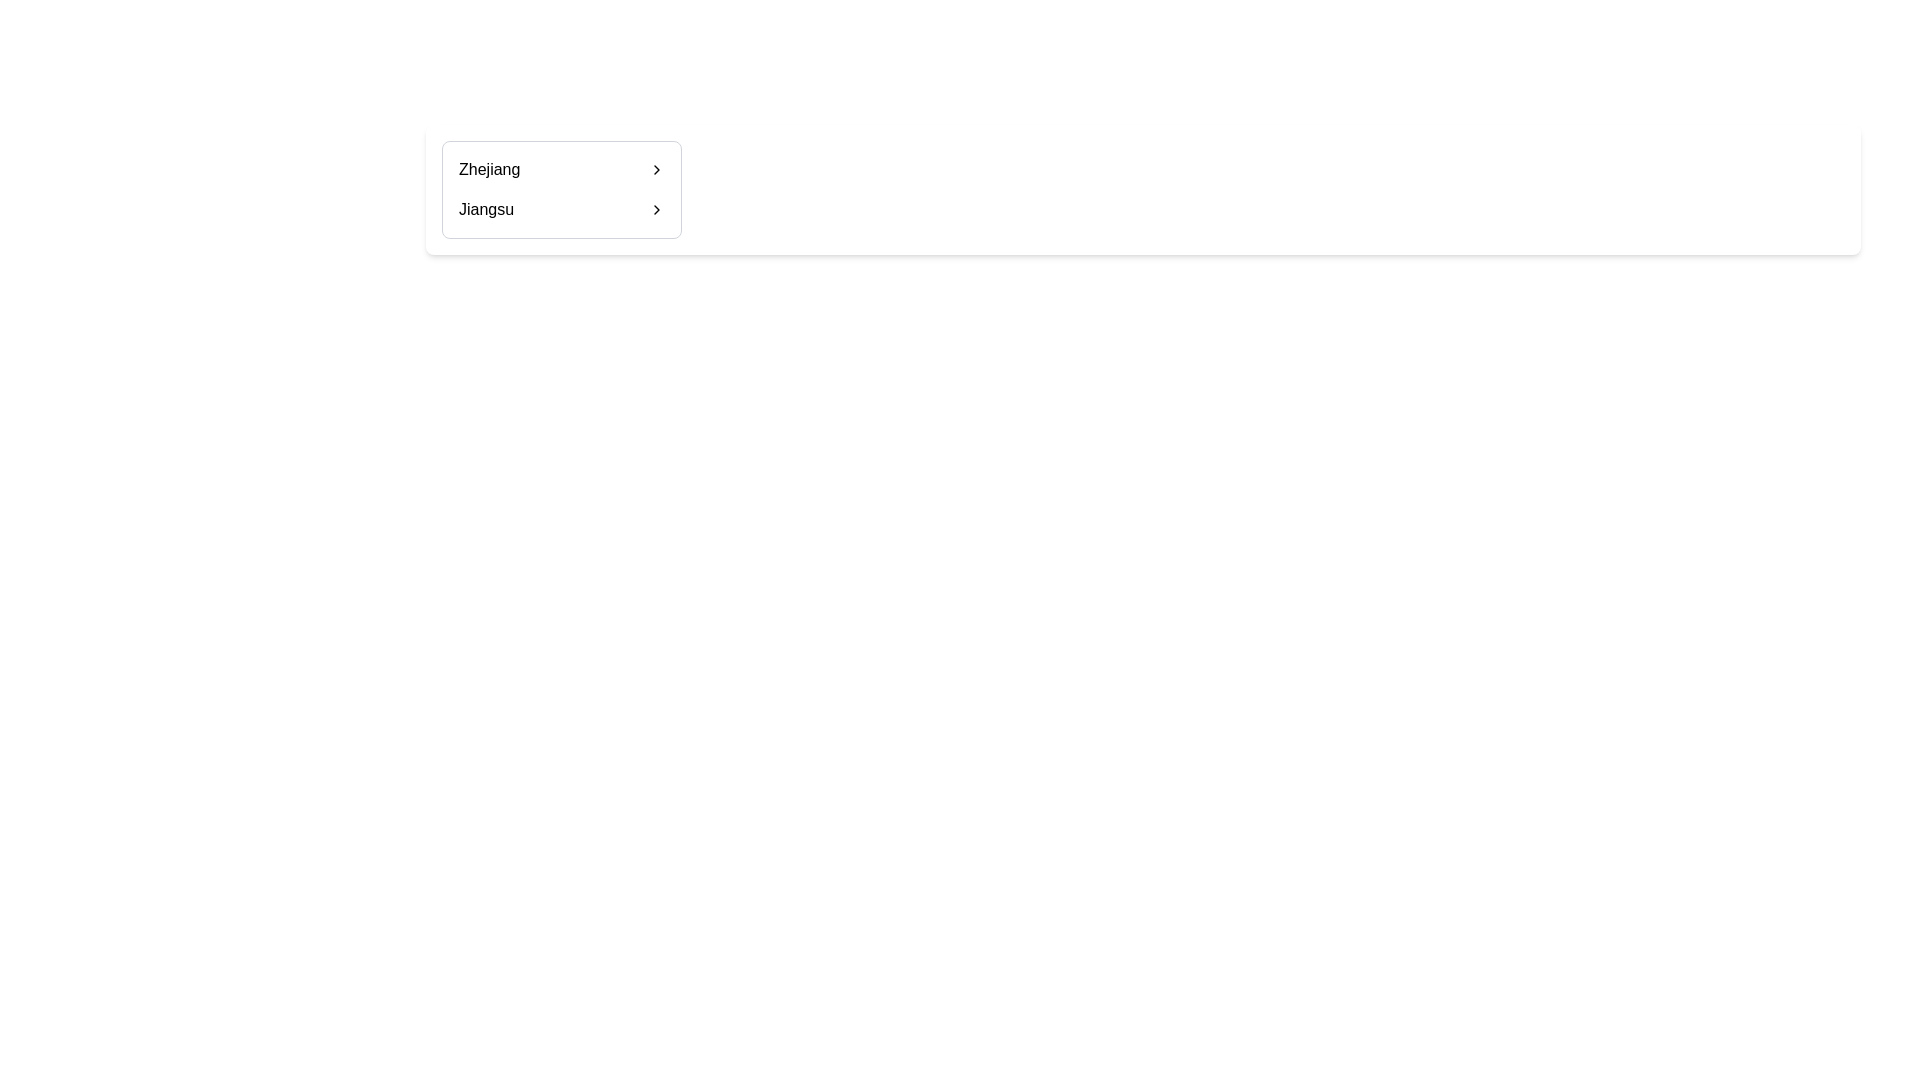 This screenshot has height=1080, width=1920. Describe the element at coordinates (486, 209) in the screenshot. I see `the Text label representing a menu item in the second position of a vertical dropdown list` at that location.